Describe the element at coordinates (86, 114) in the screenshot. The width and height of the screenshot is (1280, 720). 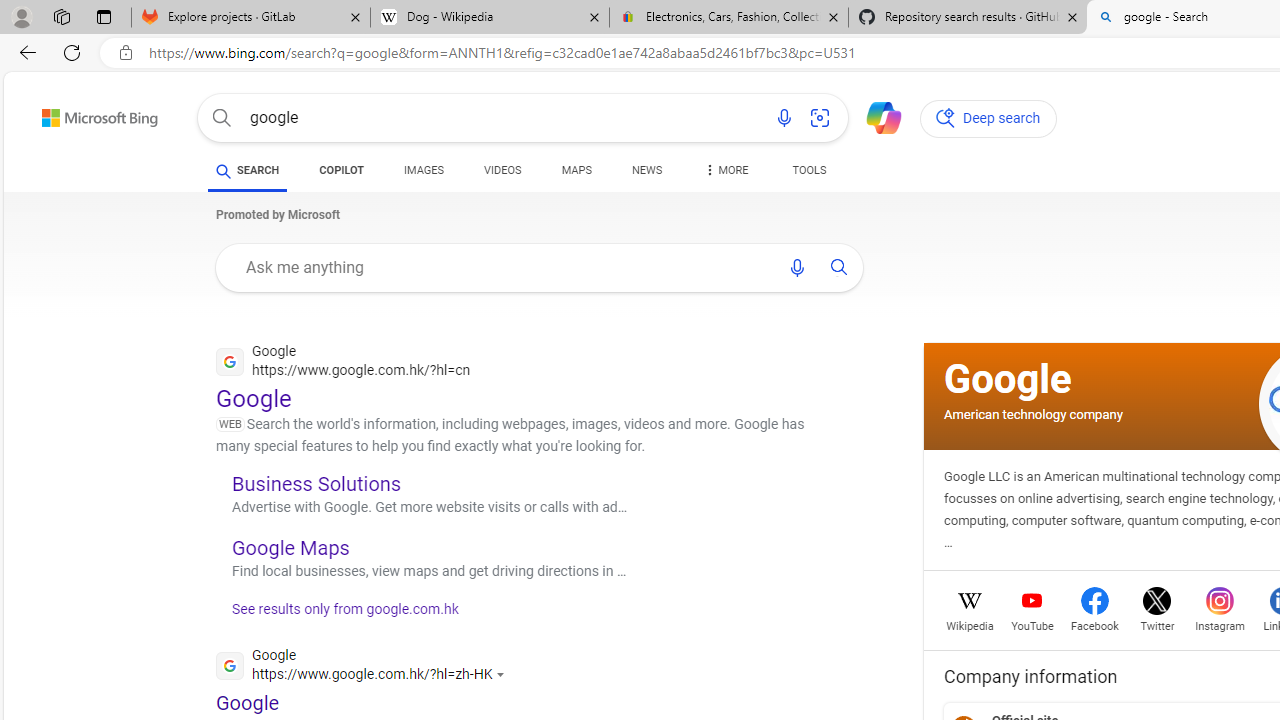
I see `'Back to Bing search'` at that location.